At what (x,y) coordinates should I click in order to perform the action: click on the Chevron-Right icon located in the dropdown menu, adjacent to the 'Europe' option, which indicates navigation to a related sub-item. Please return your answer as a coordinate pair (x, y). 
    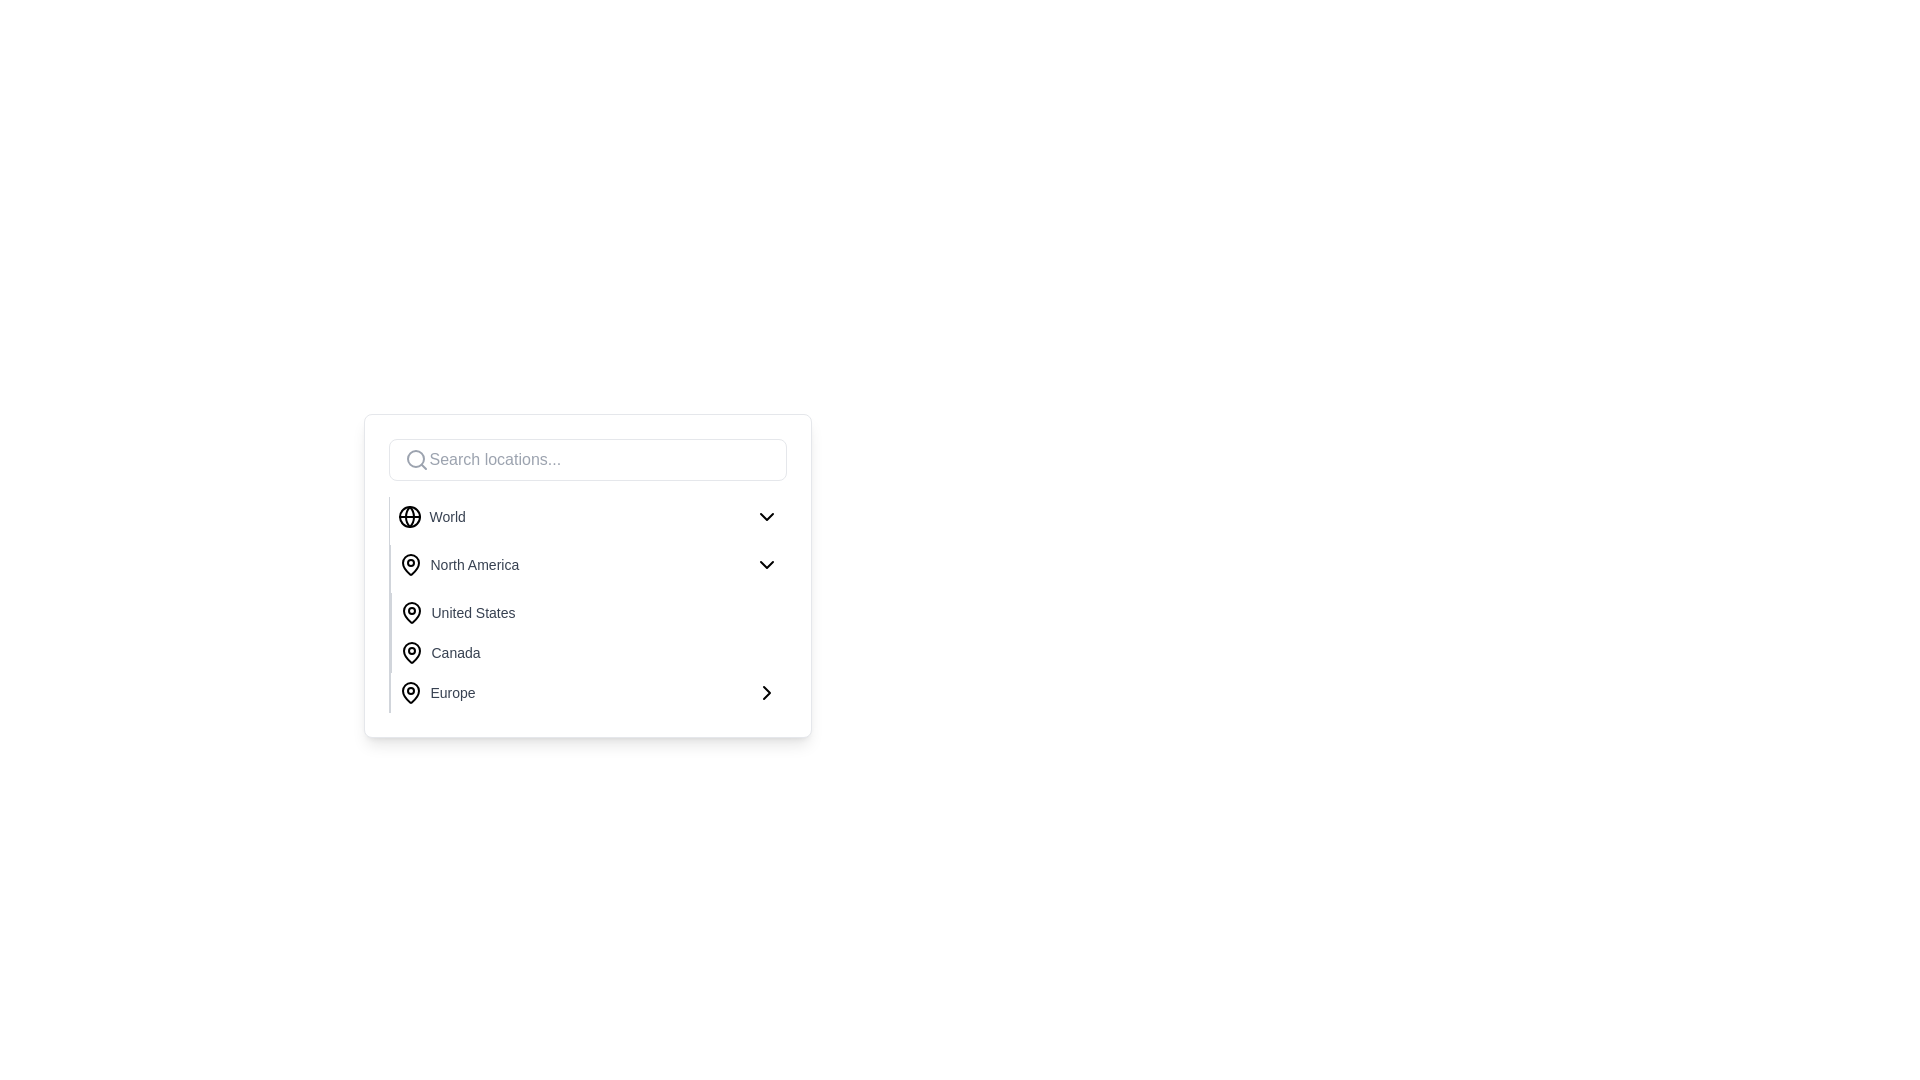
    Looking at the image, I should click on (765, 692).